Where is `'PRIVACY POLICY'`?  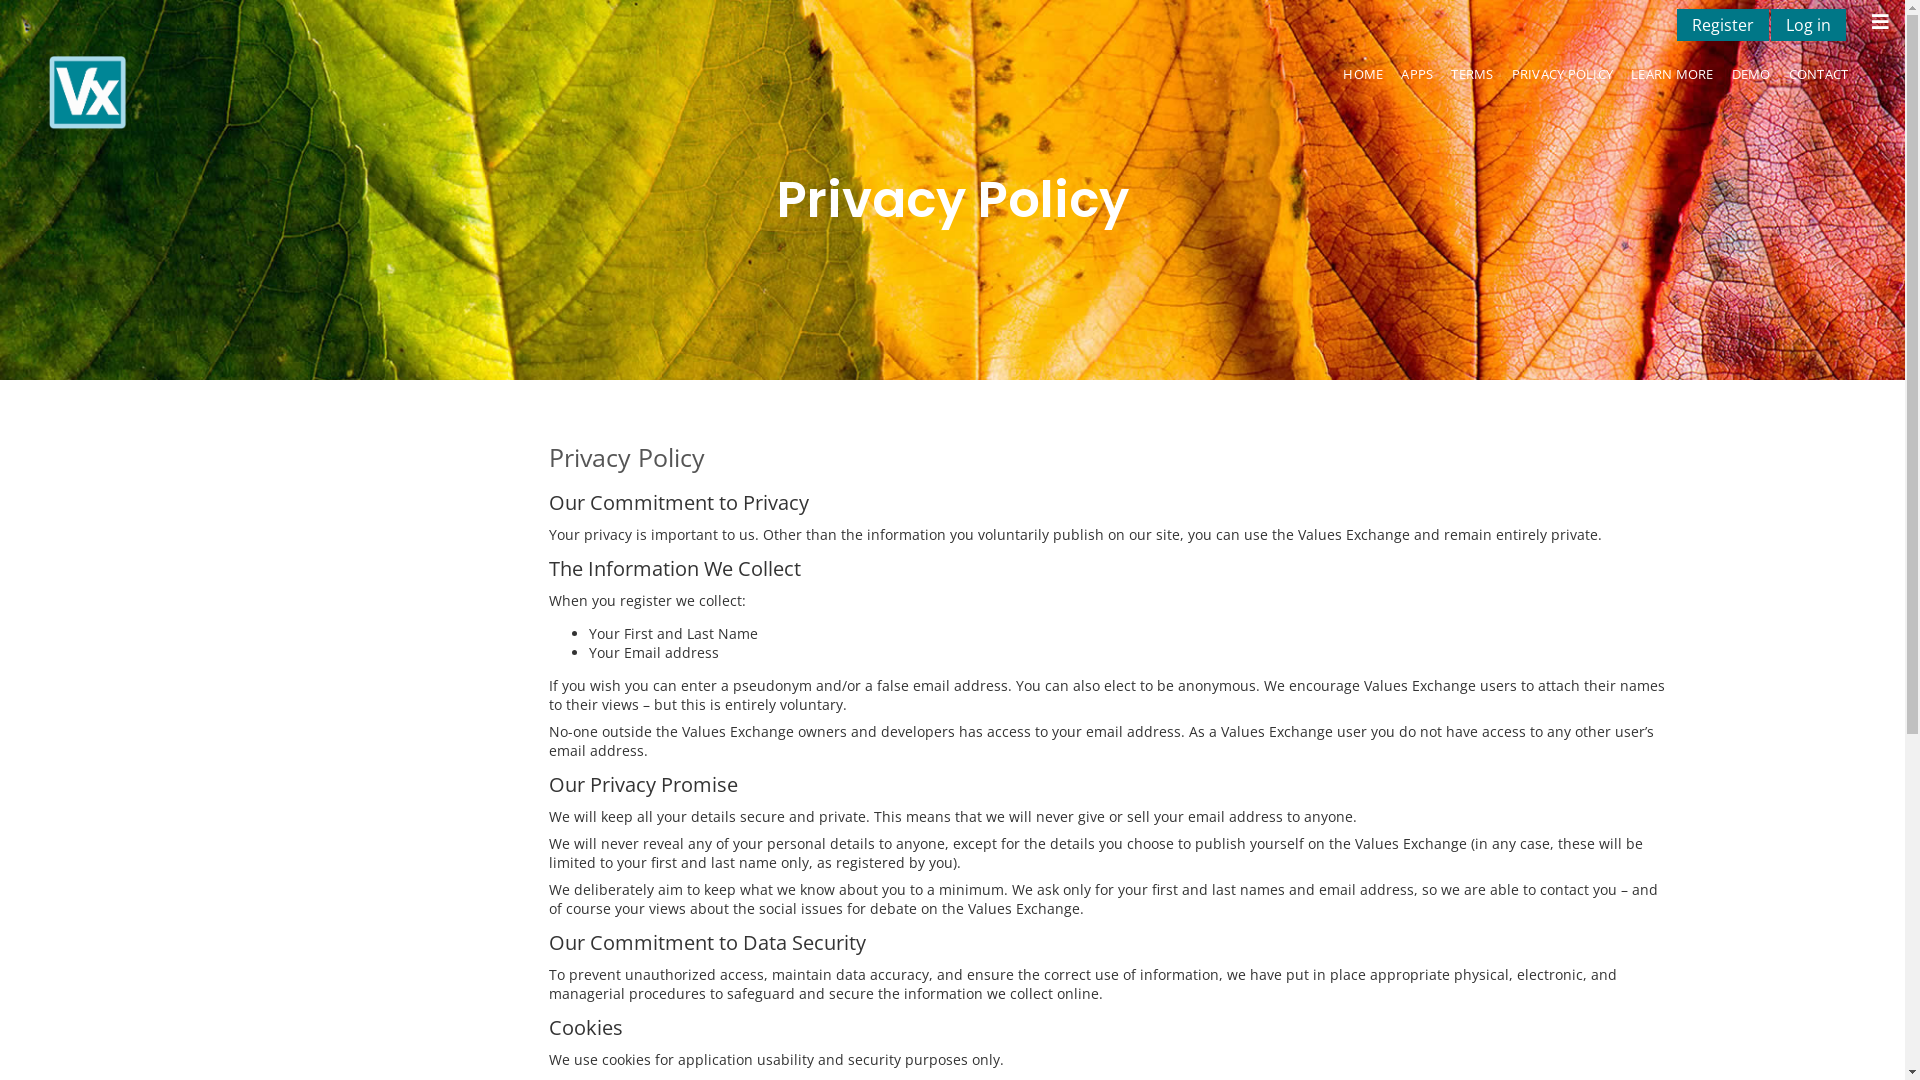 'PRIVACY POLICY' is located at coordinates (1562, 72).